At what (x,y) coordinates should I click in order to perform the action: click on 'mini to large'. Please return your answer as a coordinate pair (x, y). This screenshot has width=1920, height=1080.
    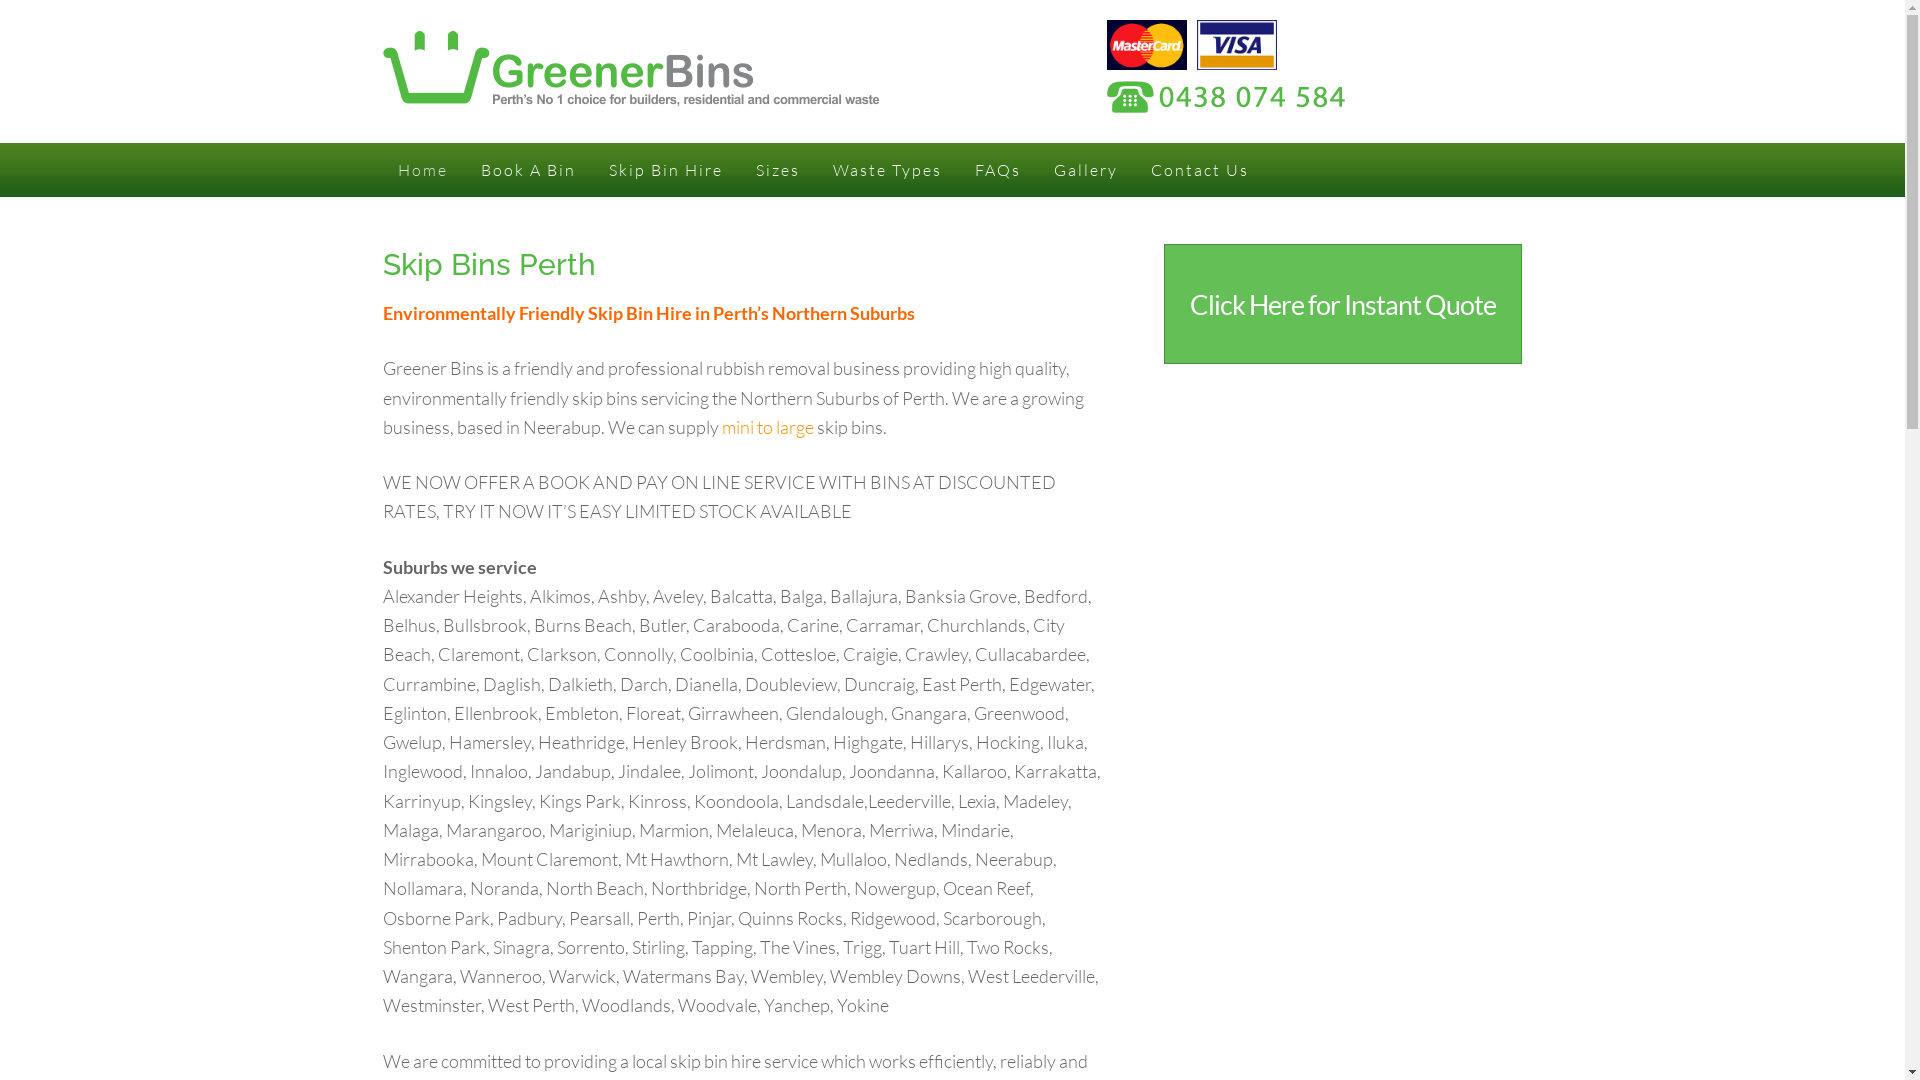
    Looking at the image, I should click on (767, 426).